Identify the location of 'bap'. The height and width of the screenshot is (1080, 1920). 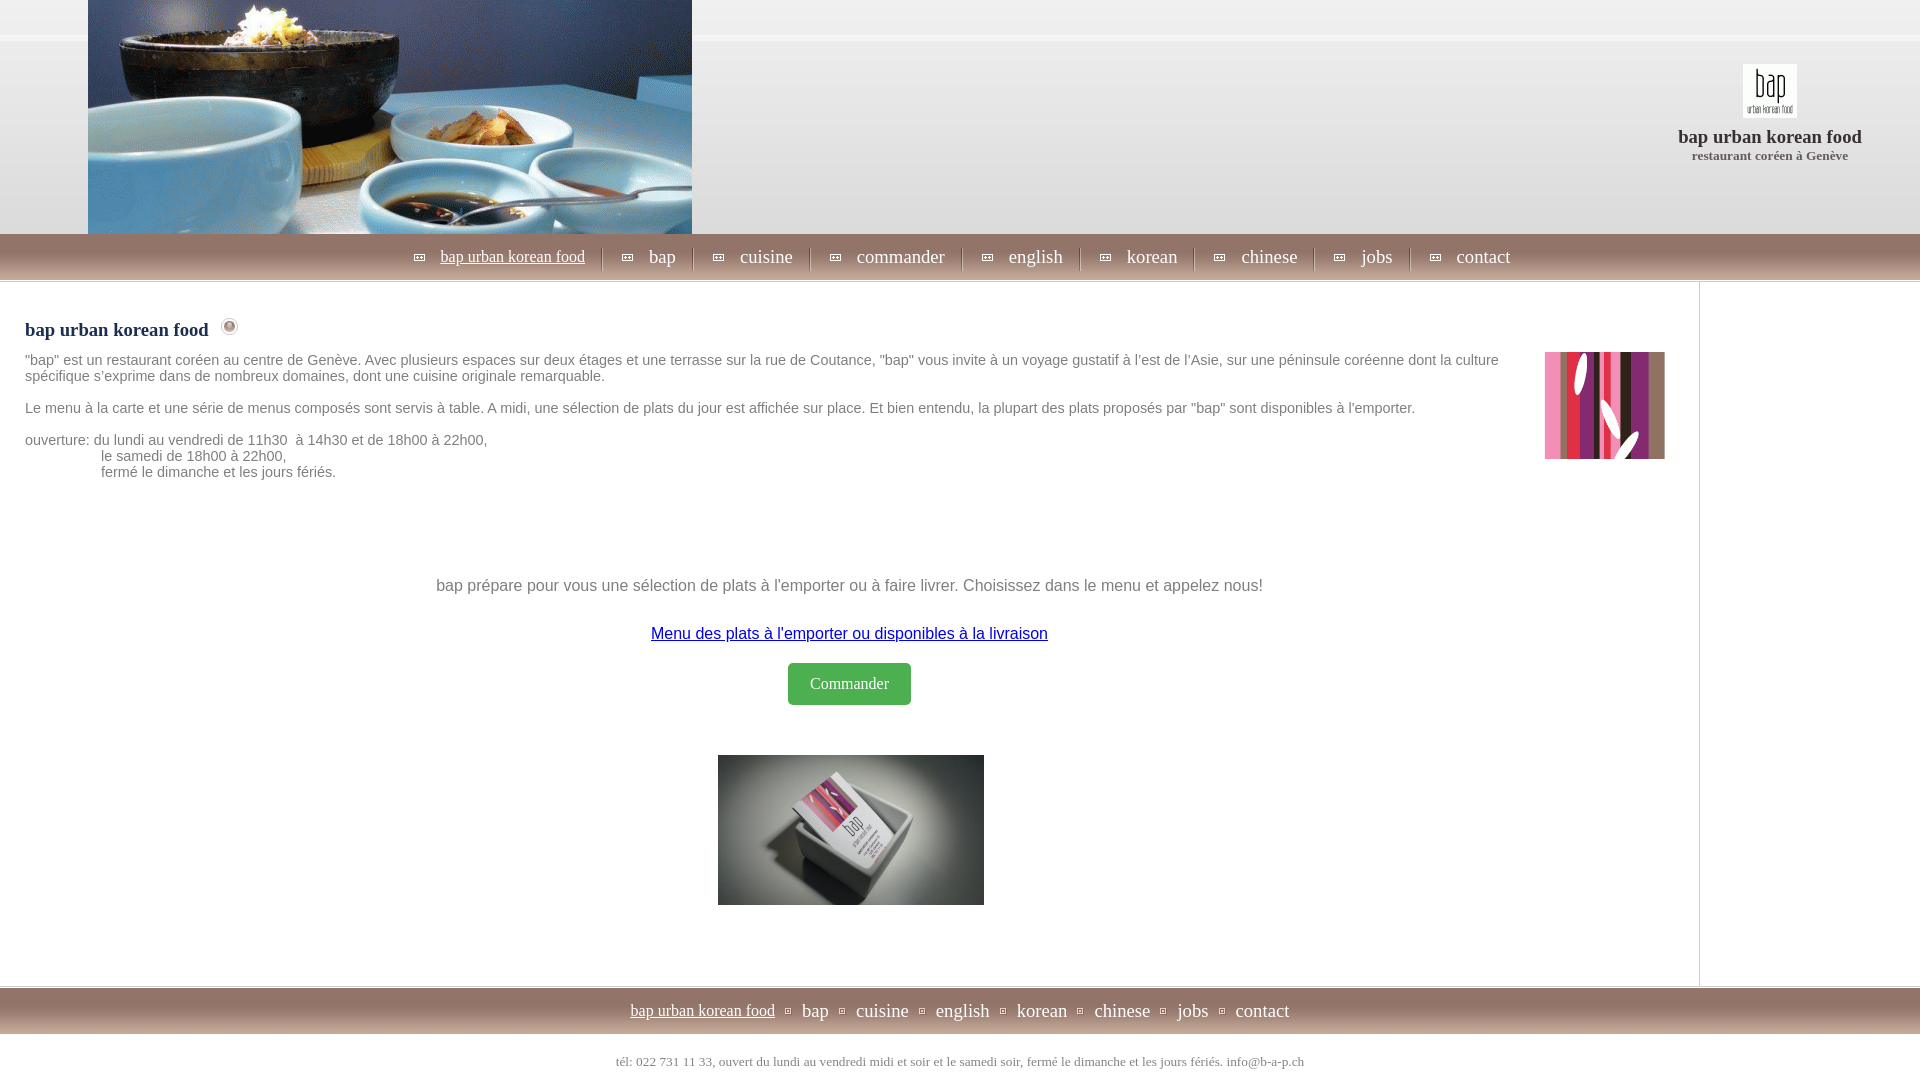
(815, 1010).